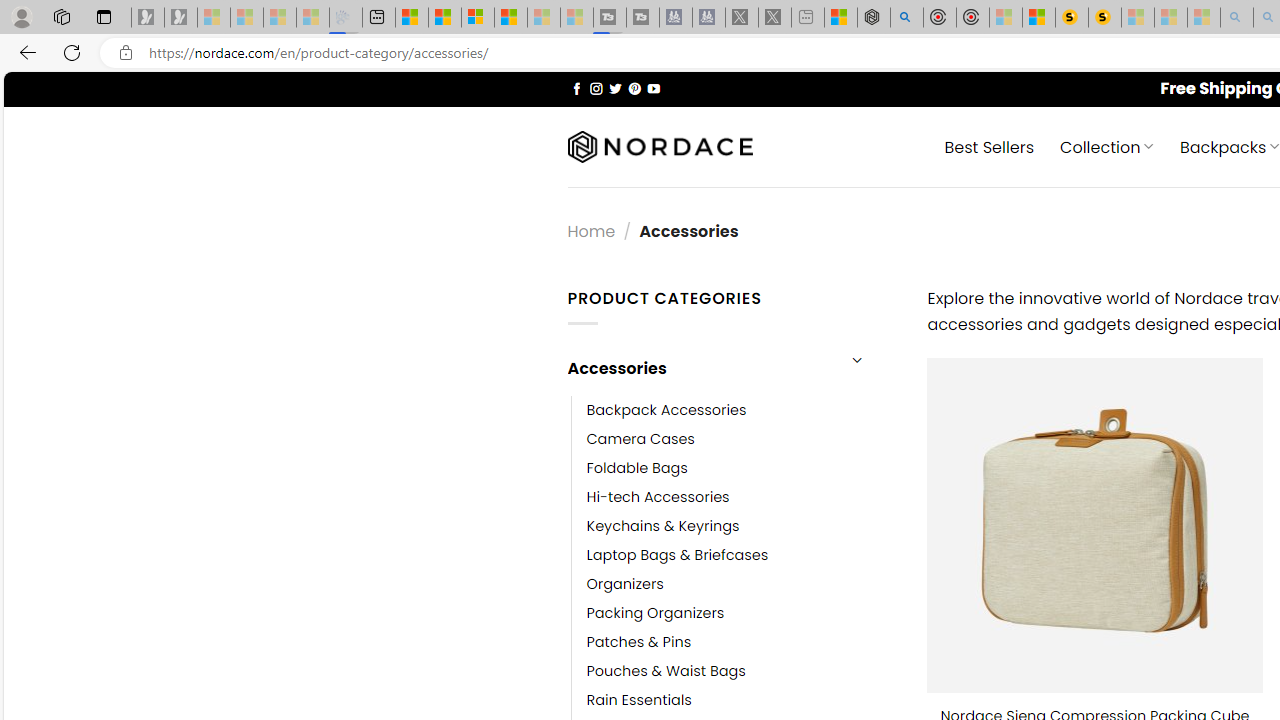 This screenshot has height=720, width=1280. Describe the element at coordinates (657, 495) in the screenshot. I see `'Hi-tech Accessories'` at that location.